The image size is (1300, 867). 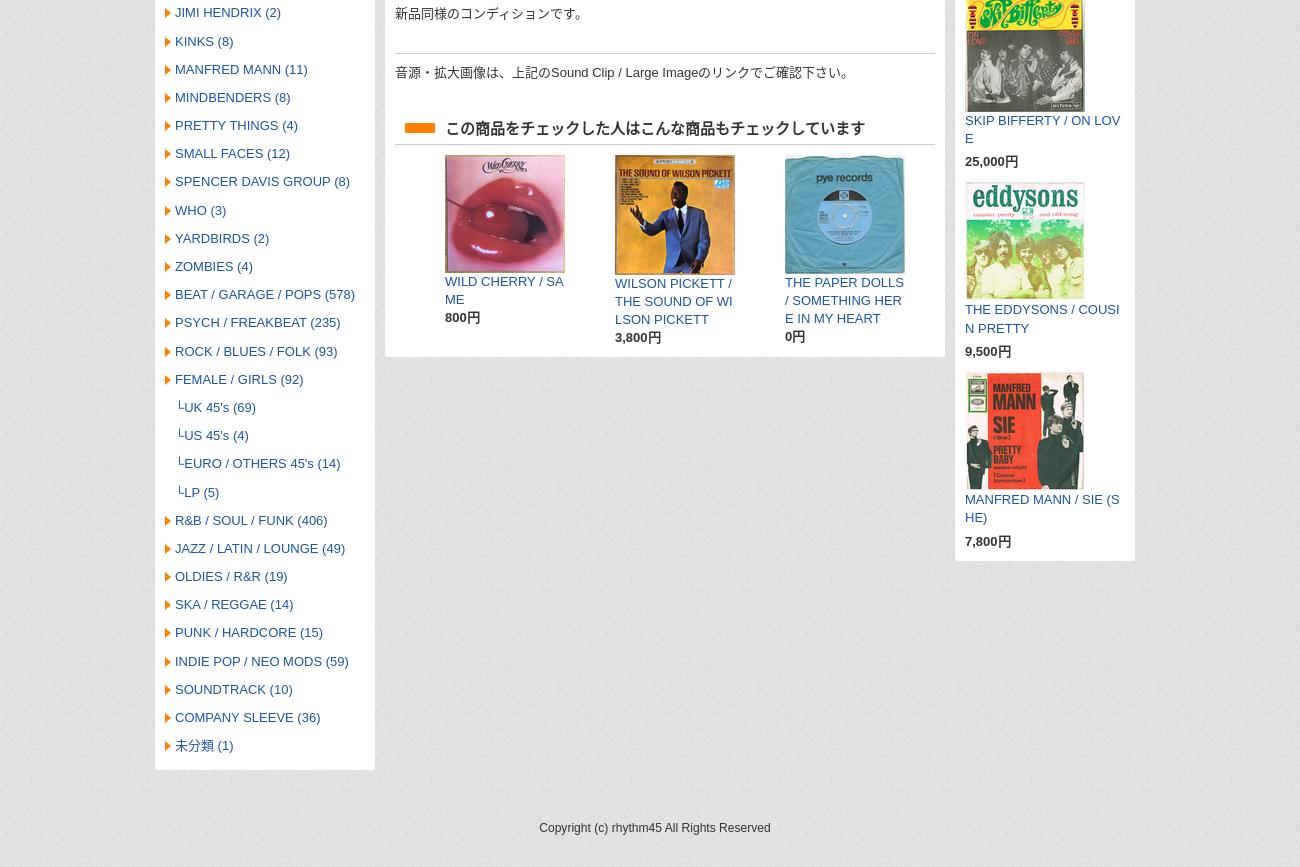 What do you see at coordinates (461, 317) in the screenshot?
I see `'800円'` at bounding box center [461, 317].